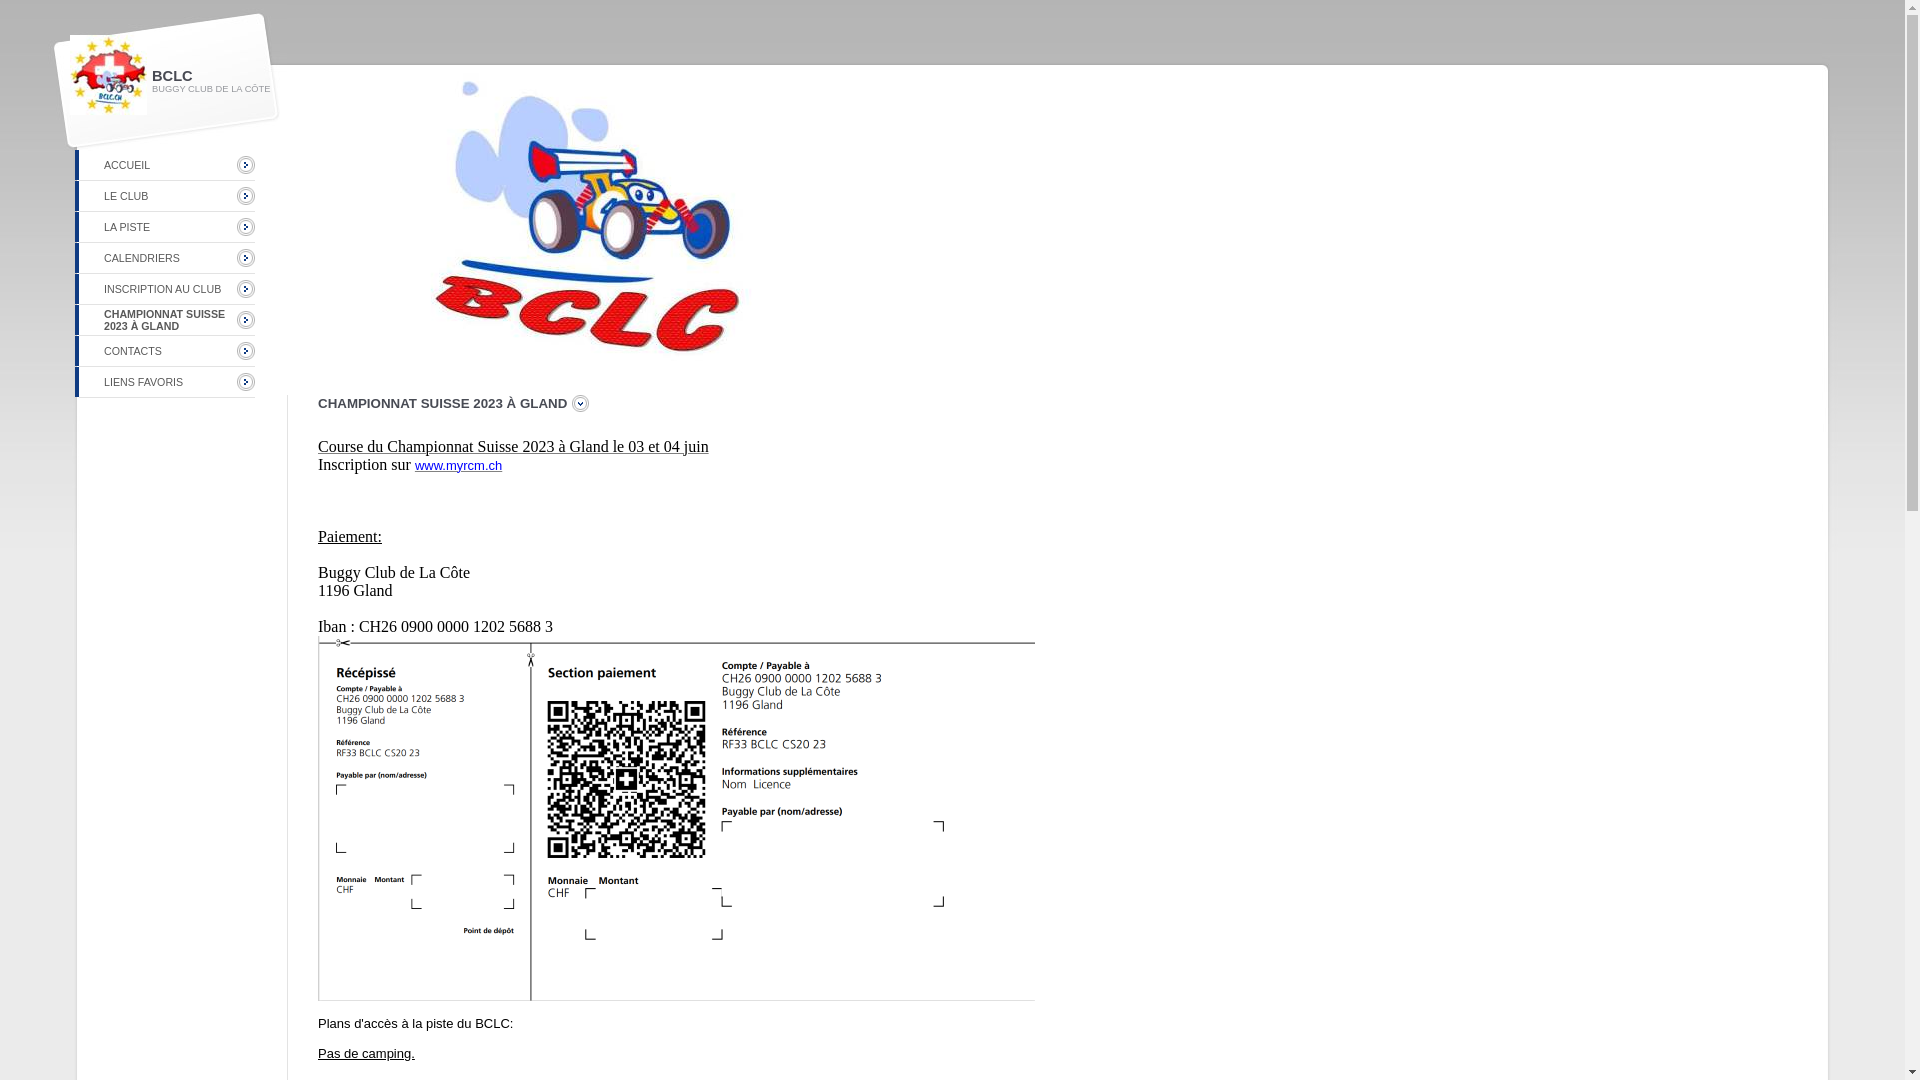 The image size is (1920, 1080). I want to click on 'ACCUEIL', so click(103, 164).